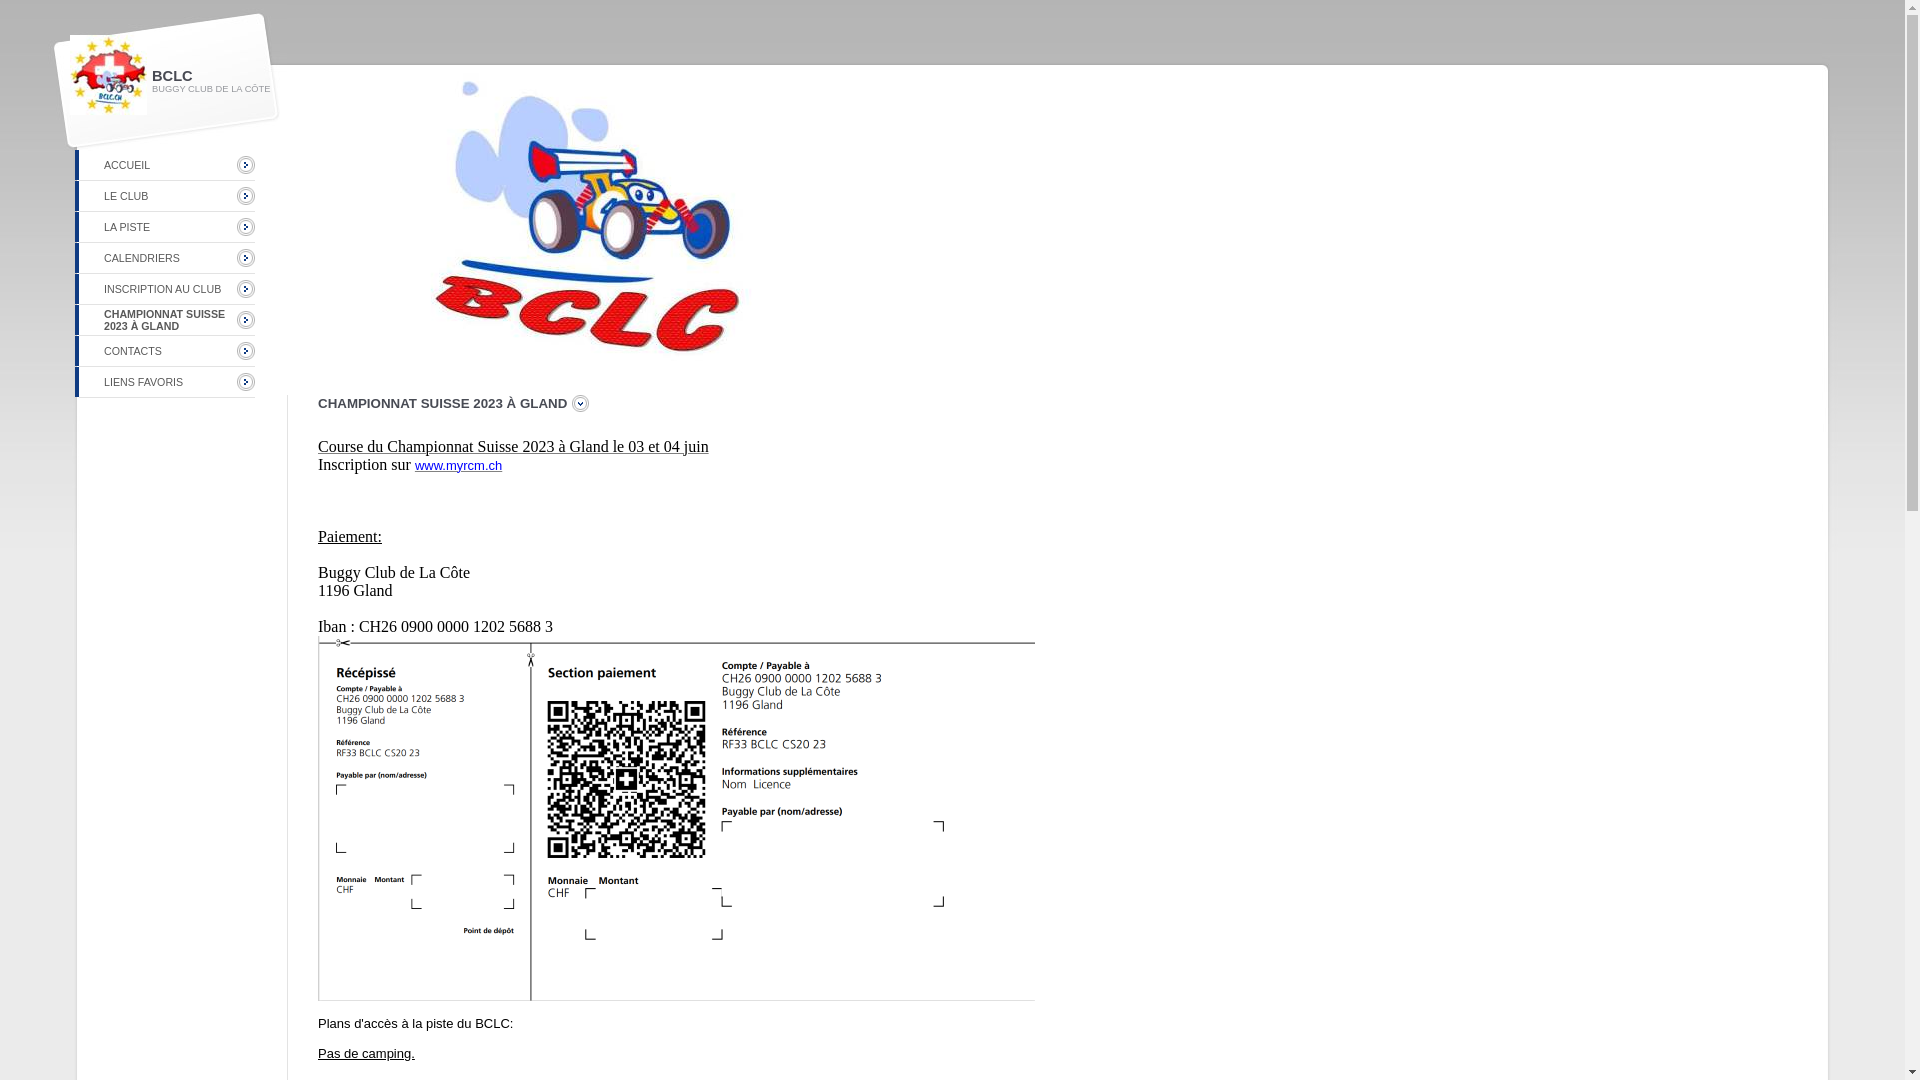 The image size is (1920, 1080). I want to click on 'ACCUEIL', so click(103, 164).